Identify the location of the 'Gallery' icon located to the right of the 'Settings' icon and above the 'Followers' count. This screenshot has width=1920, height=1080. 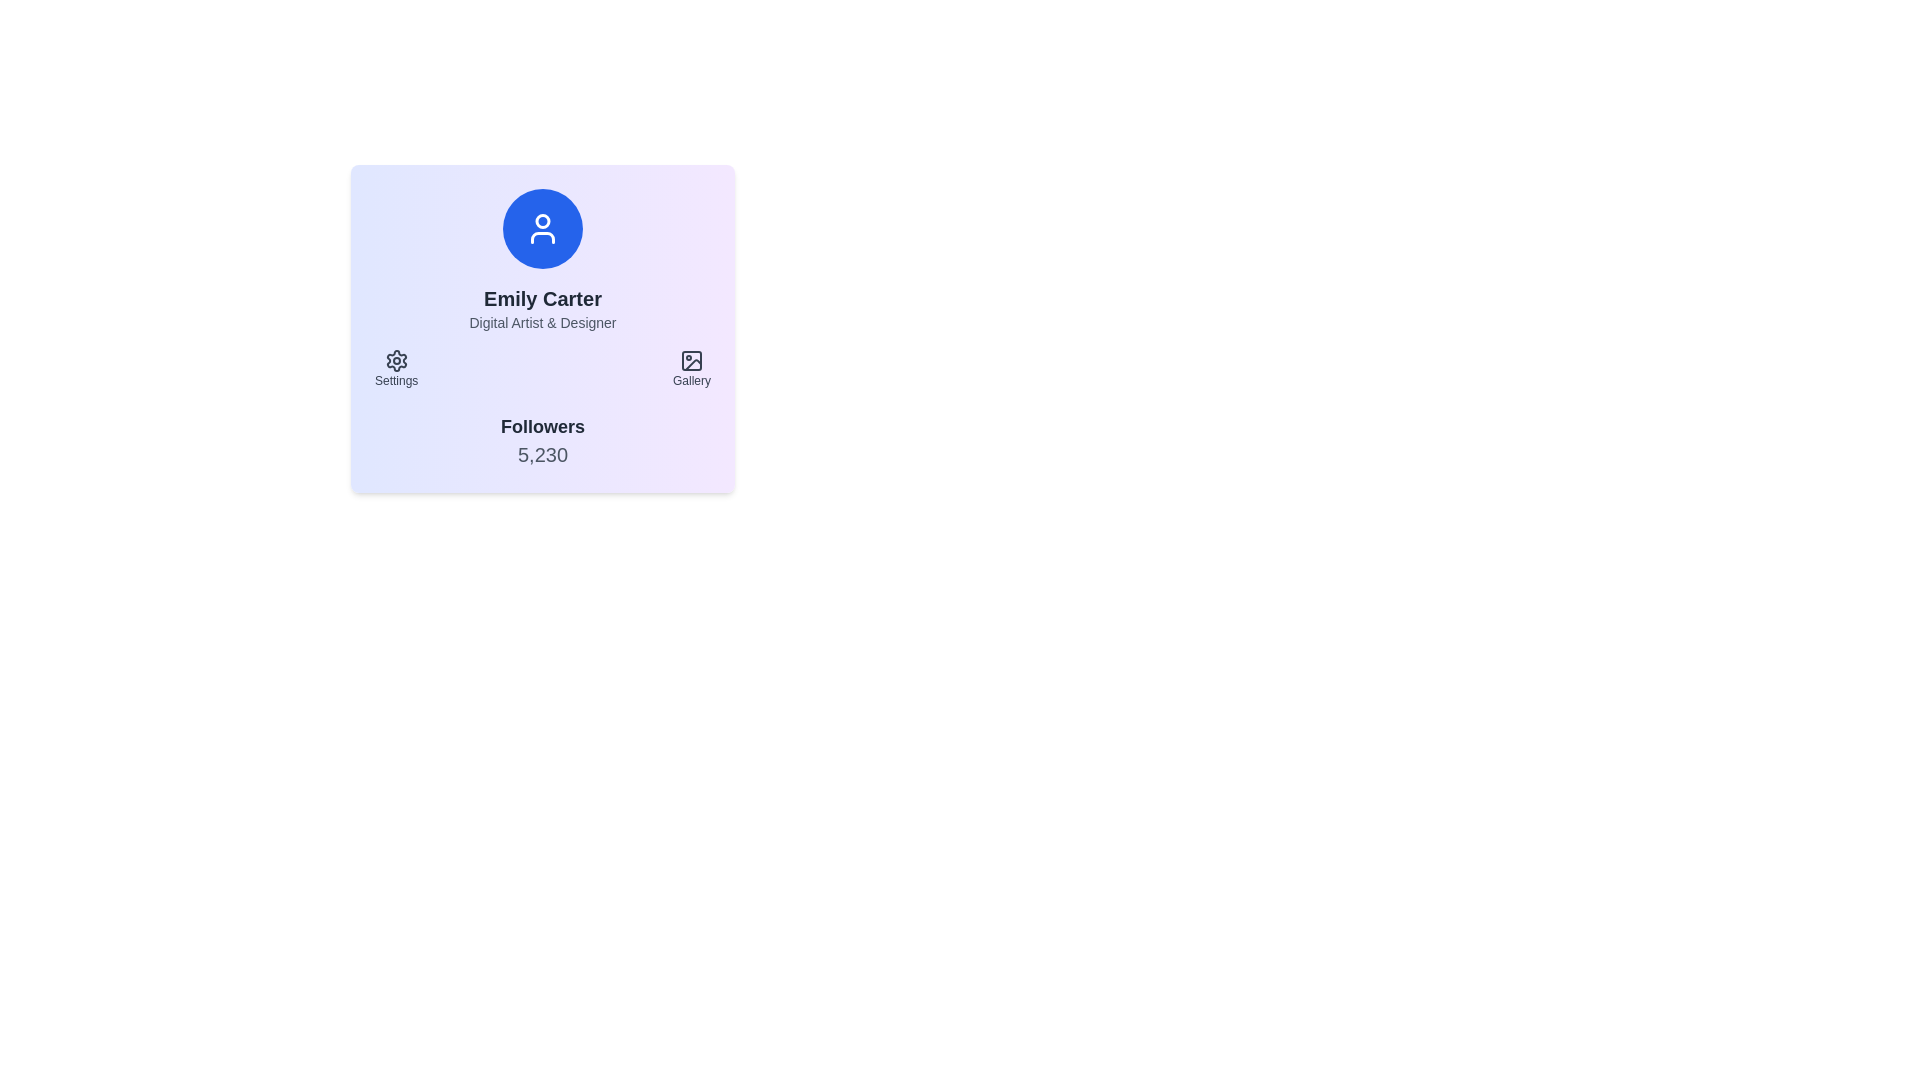
(691, 361).